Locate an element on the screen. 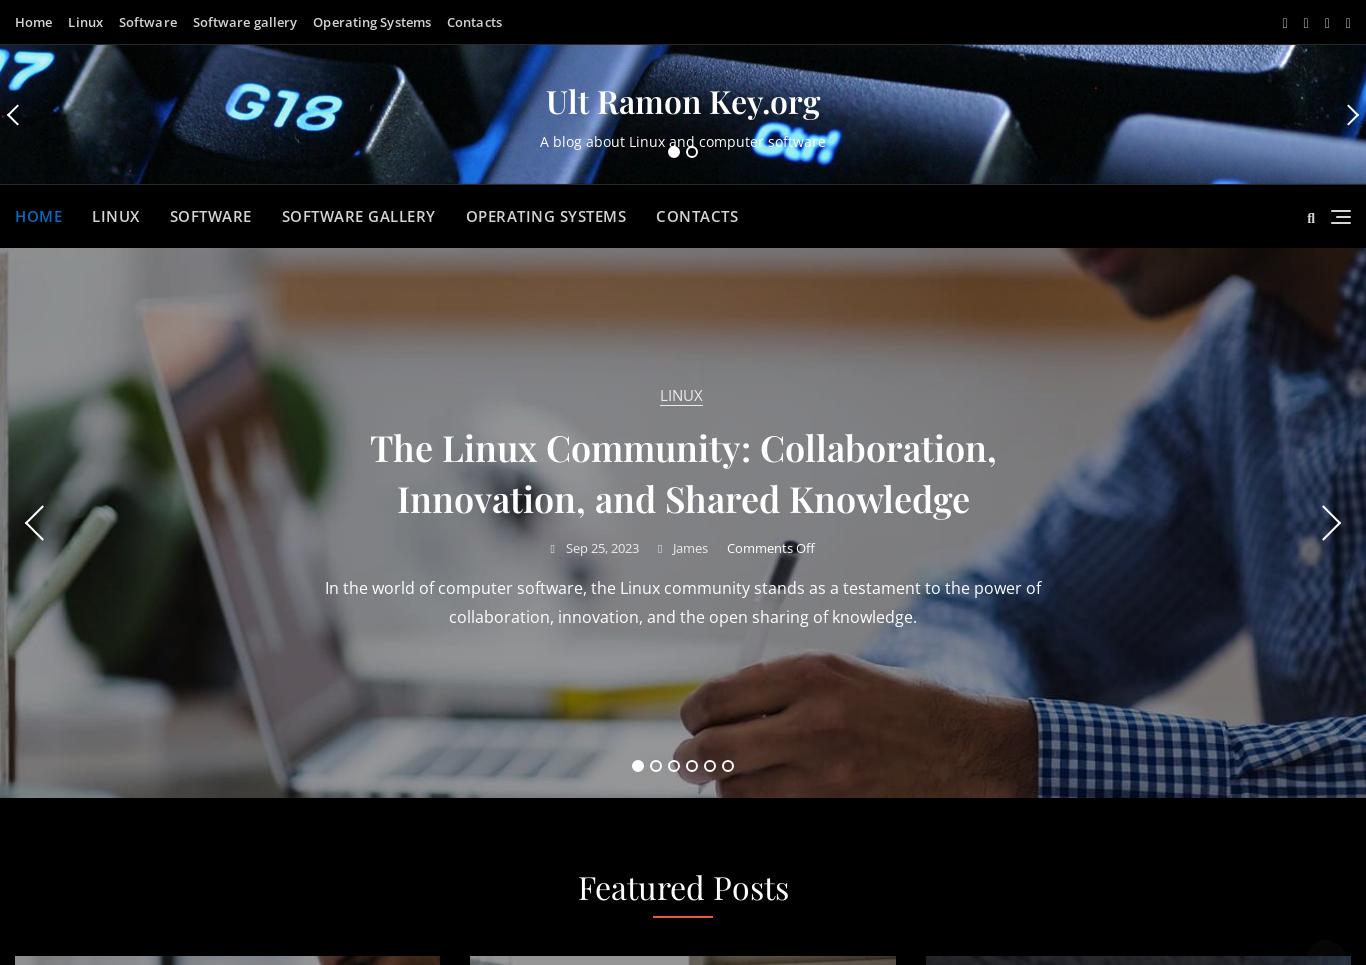  'Millions of students from around the world struggle with their mathematics assignments. This academic field causes a lot of difficulties just because it is very' is located at coordinates (681, 600).